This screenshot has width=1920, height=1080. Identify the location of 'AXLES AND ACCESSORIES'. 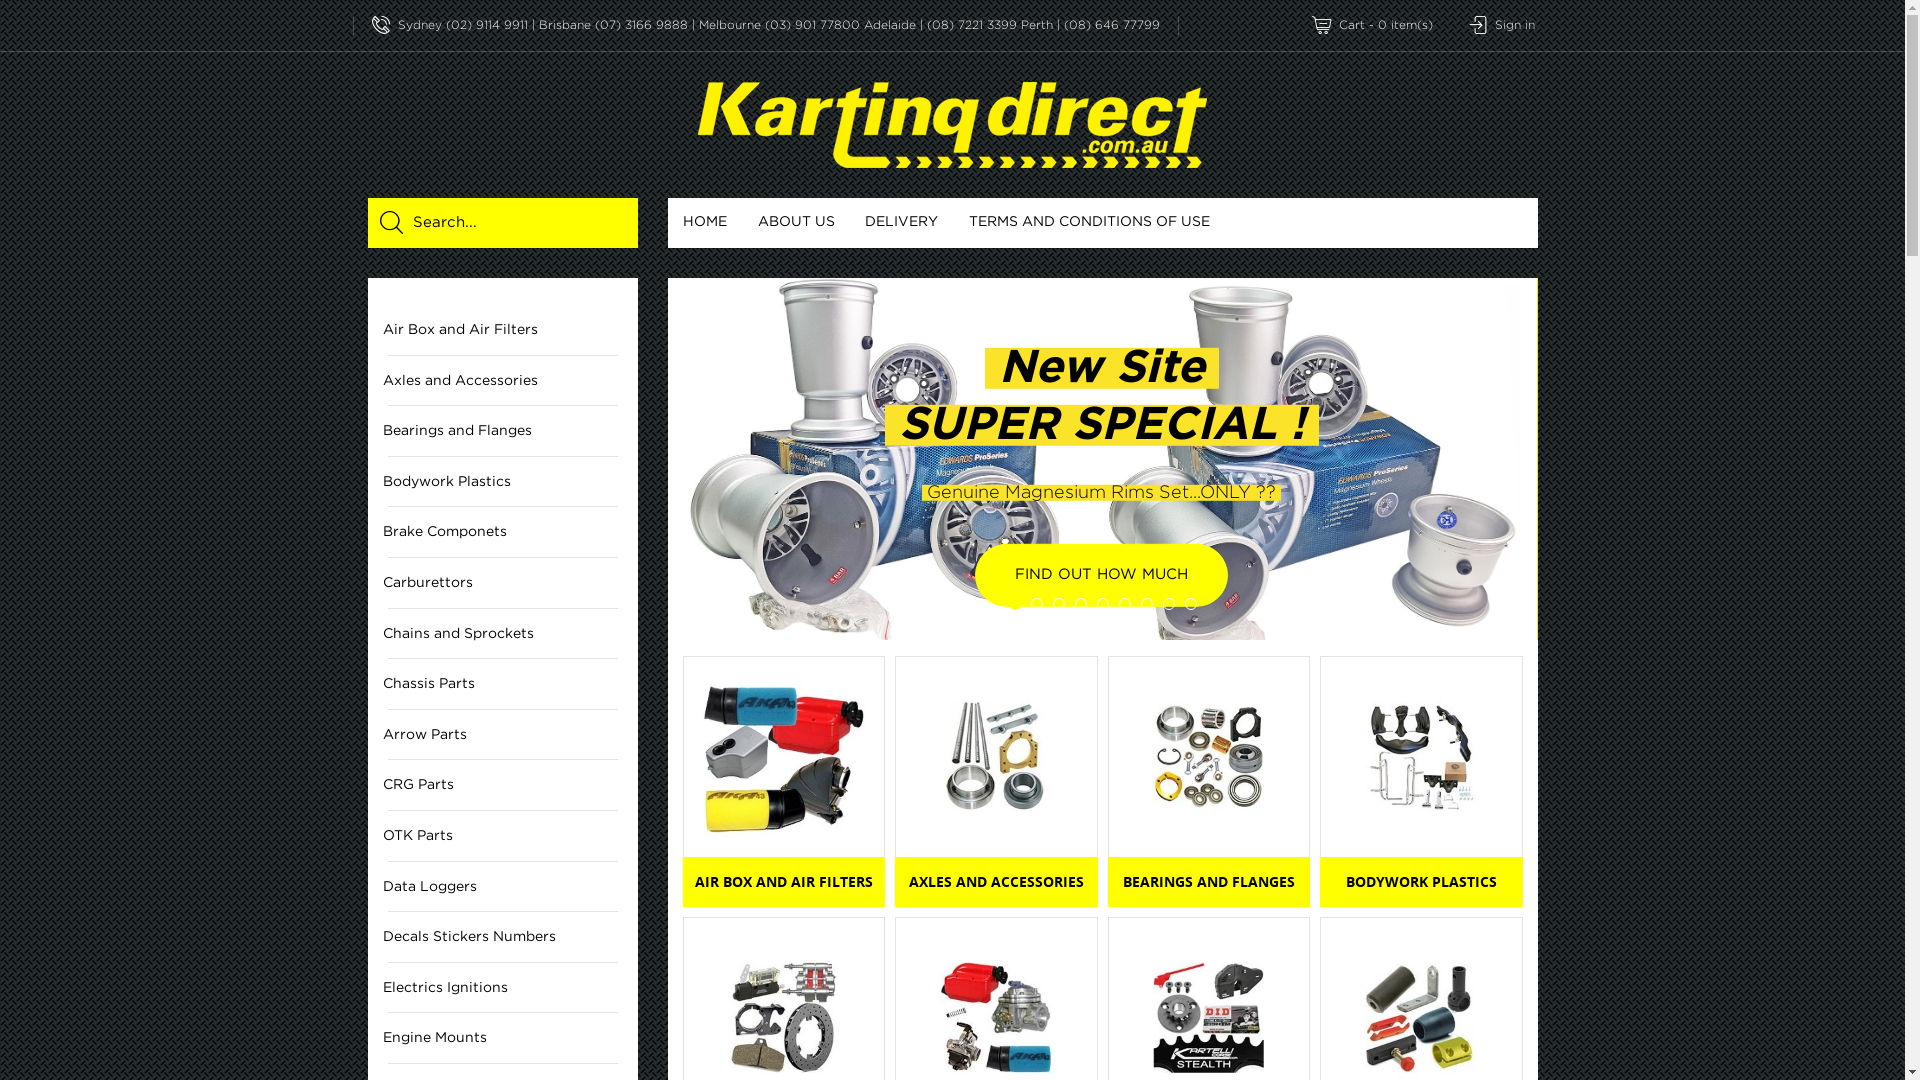
(996, 881).